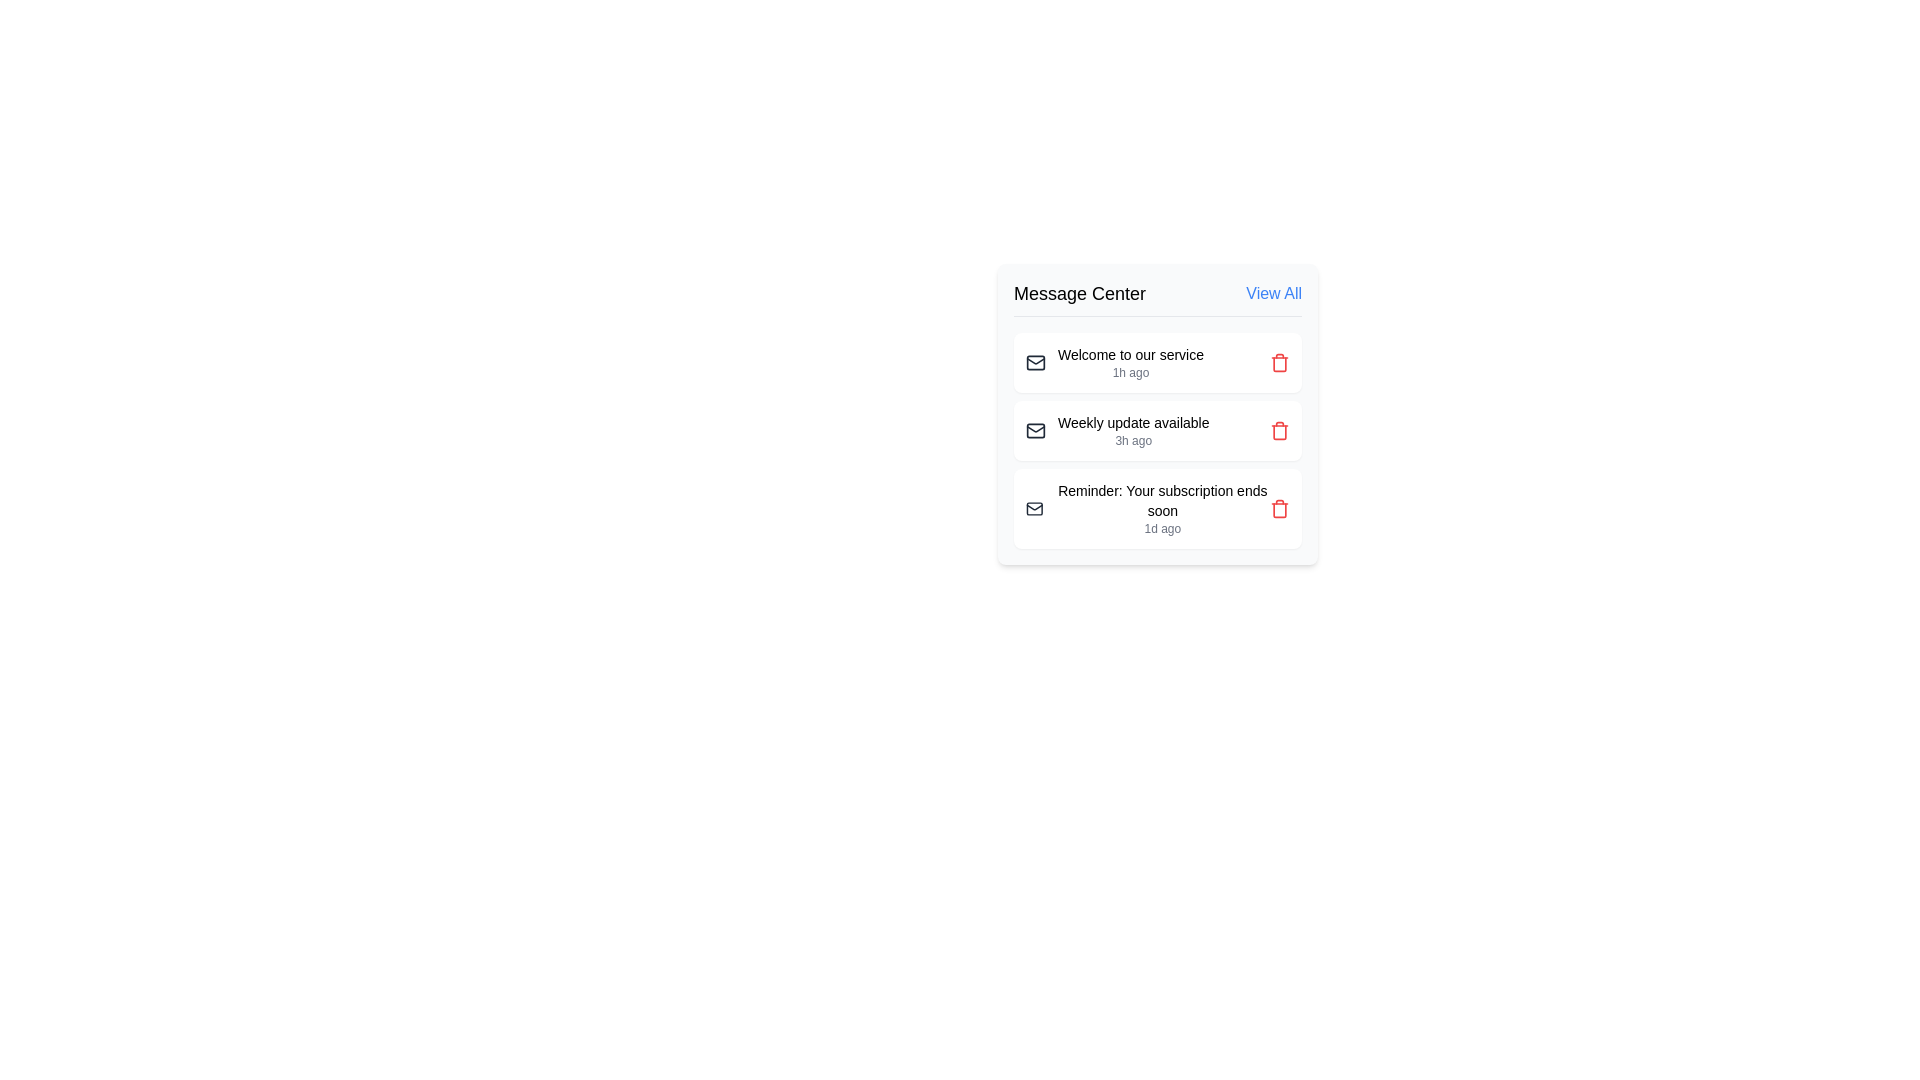  I want to click on the 'Message Center' text label, which is a bold heading located at the top left of the notification card interface, to interact with it, so click(1079, 293).